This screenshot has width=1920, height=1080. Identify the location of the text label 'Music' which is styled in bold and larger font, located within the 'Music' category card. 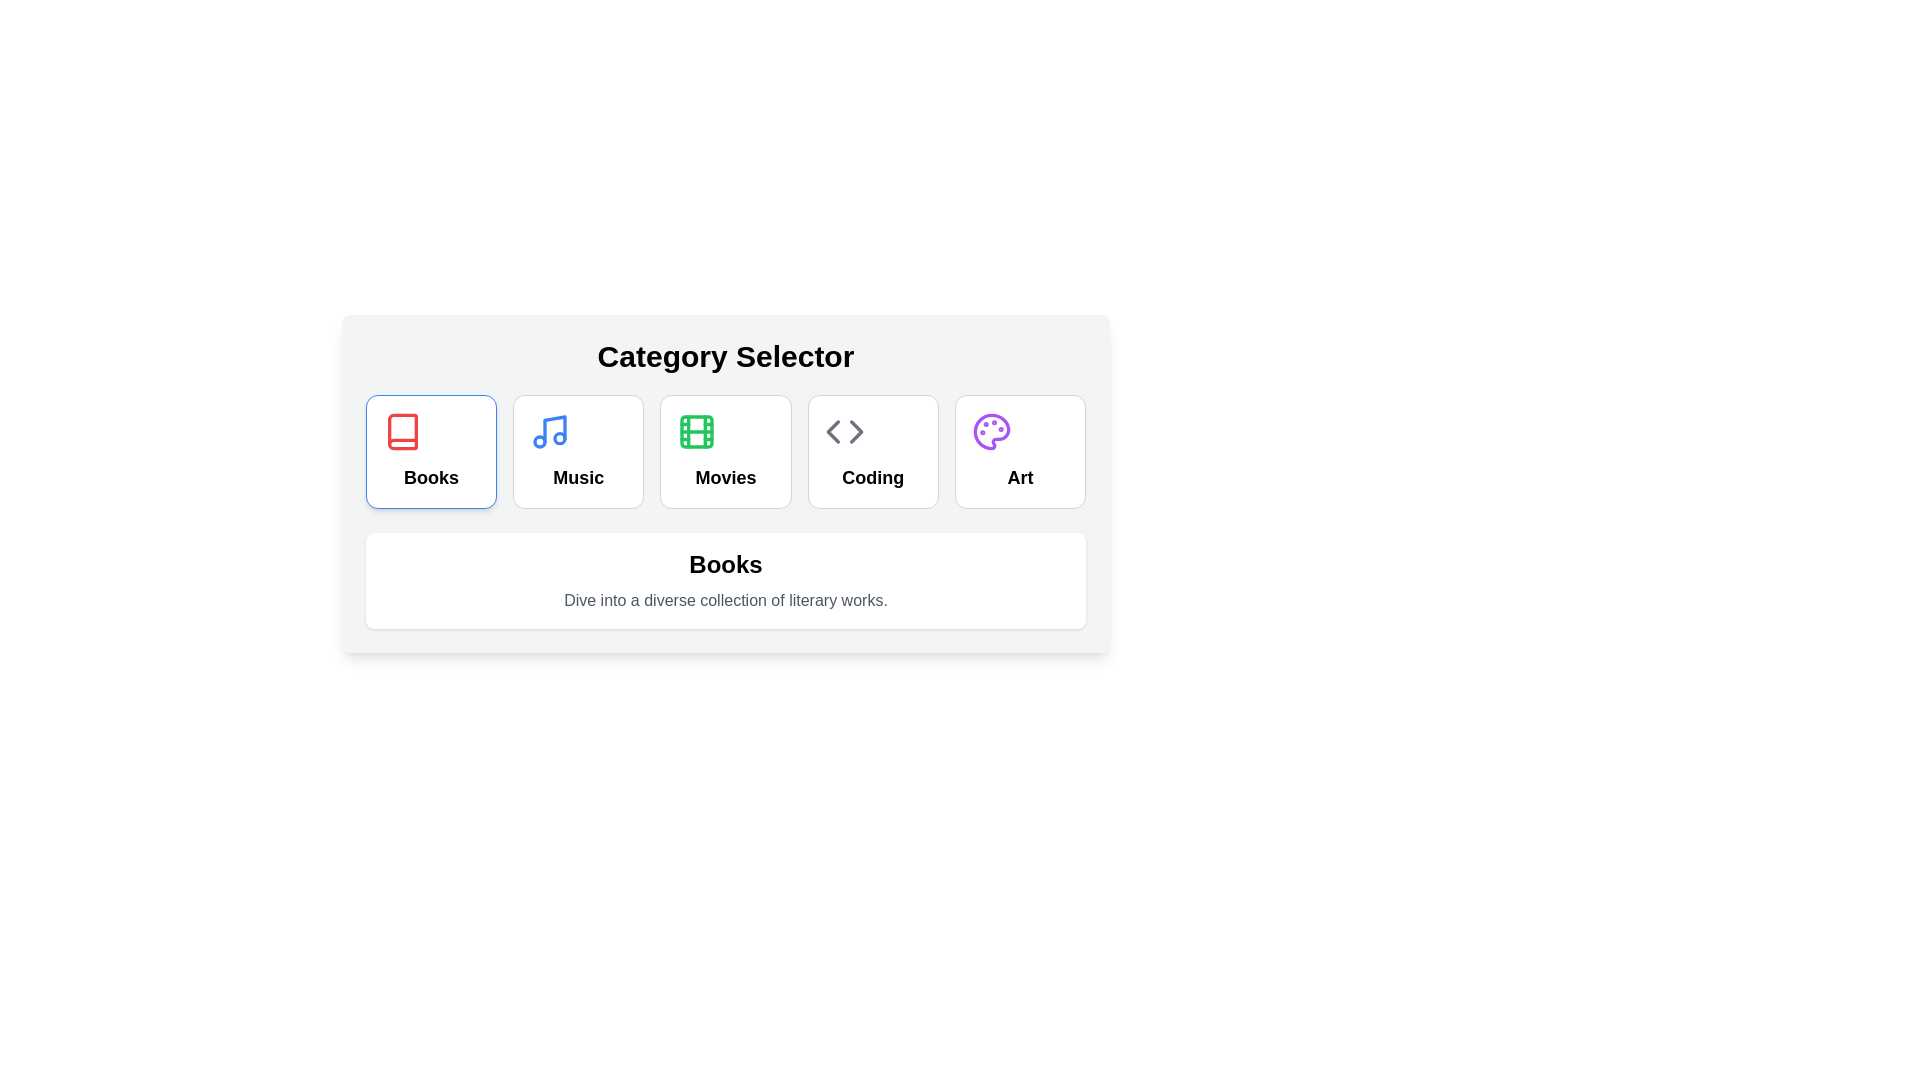
(577, 478).